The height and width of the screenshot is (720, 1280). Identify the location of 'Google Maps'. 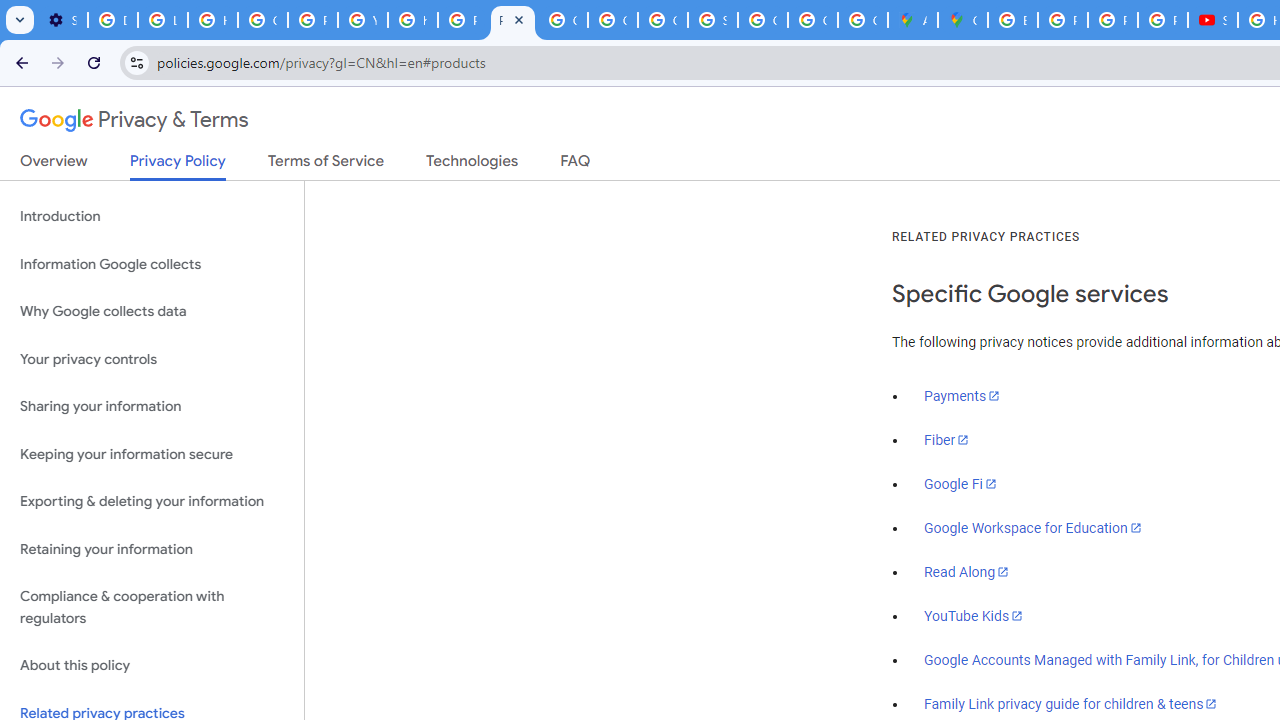
(963, 20).